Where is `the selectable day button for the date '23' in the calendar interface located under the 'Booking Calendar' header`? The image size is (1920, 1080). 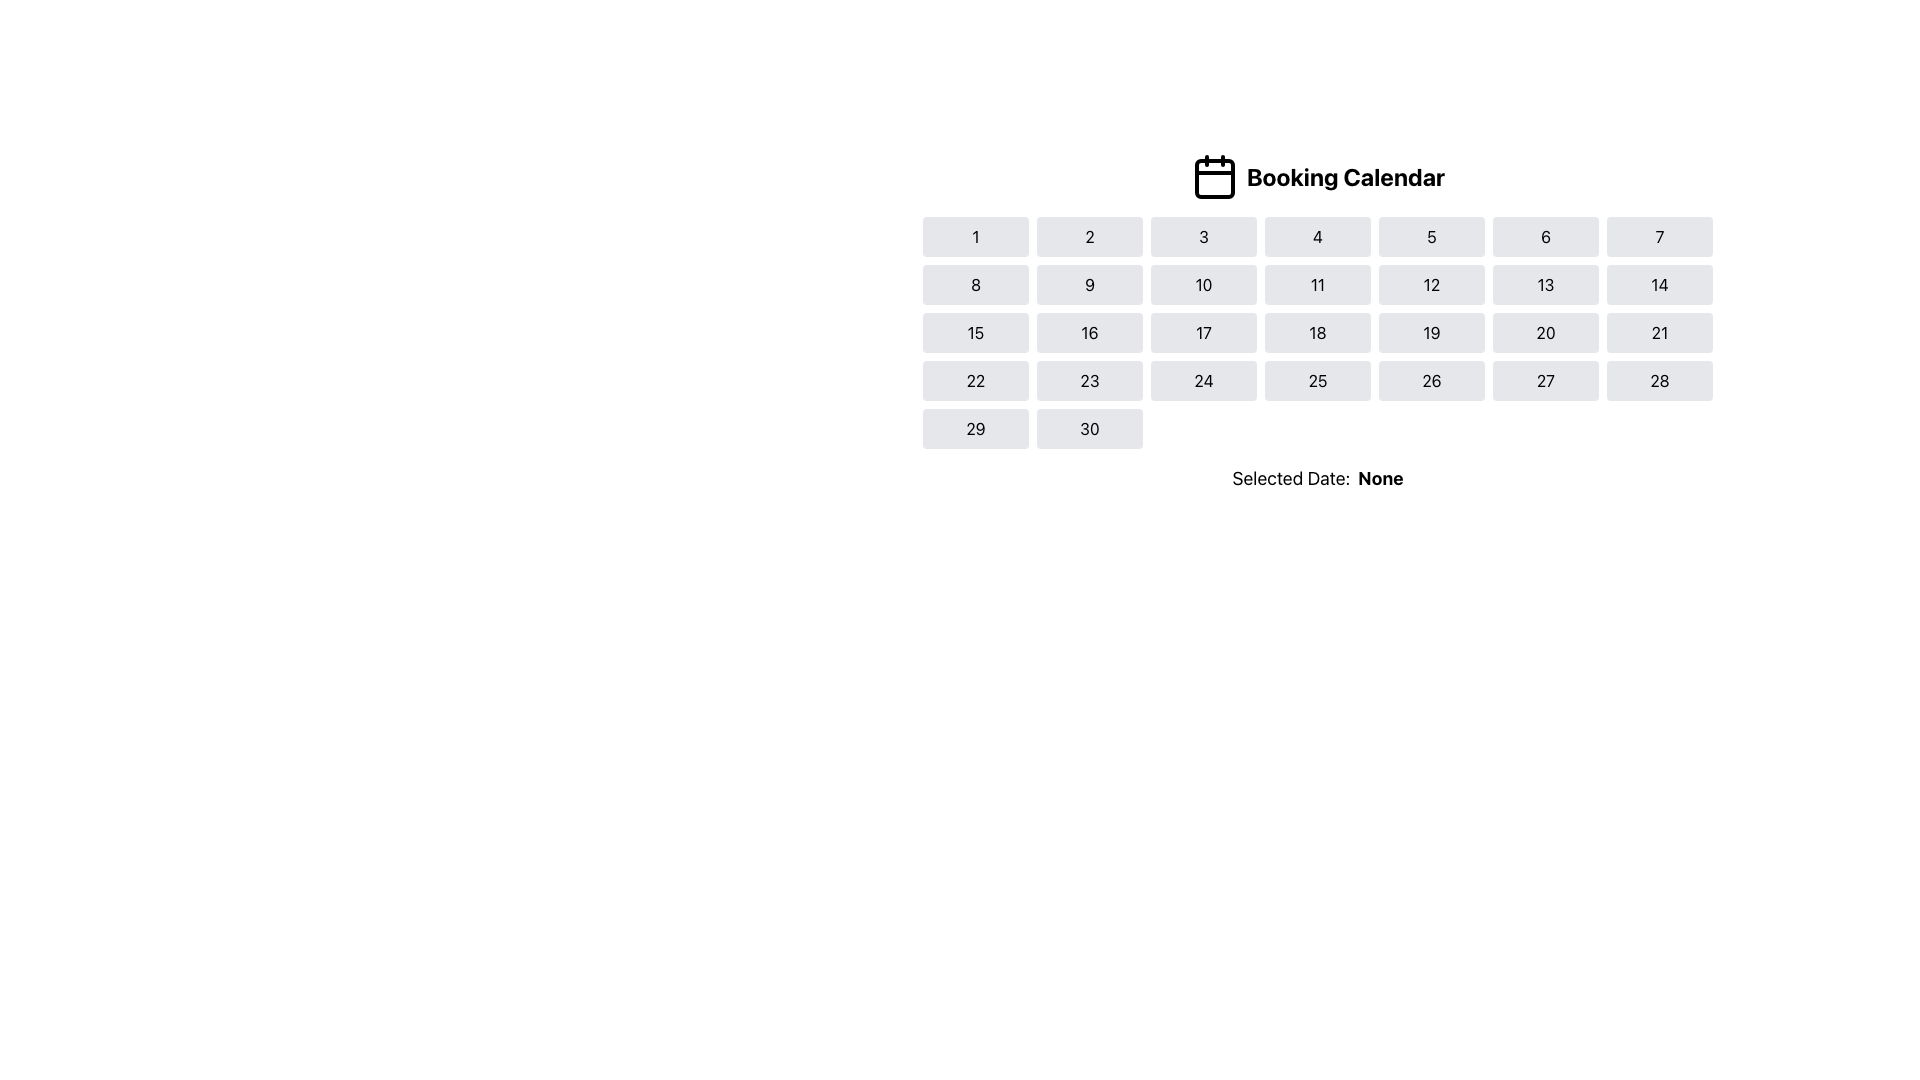
the selectable day button for the date '23' in the calendar interface located under the 'Booking Calendar' header is located at coordinates (1088, 381).